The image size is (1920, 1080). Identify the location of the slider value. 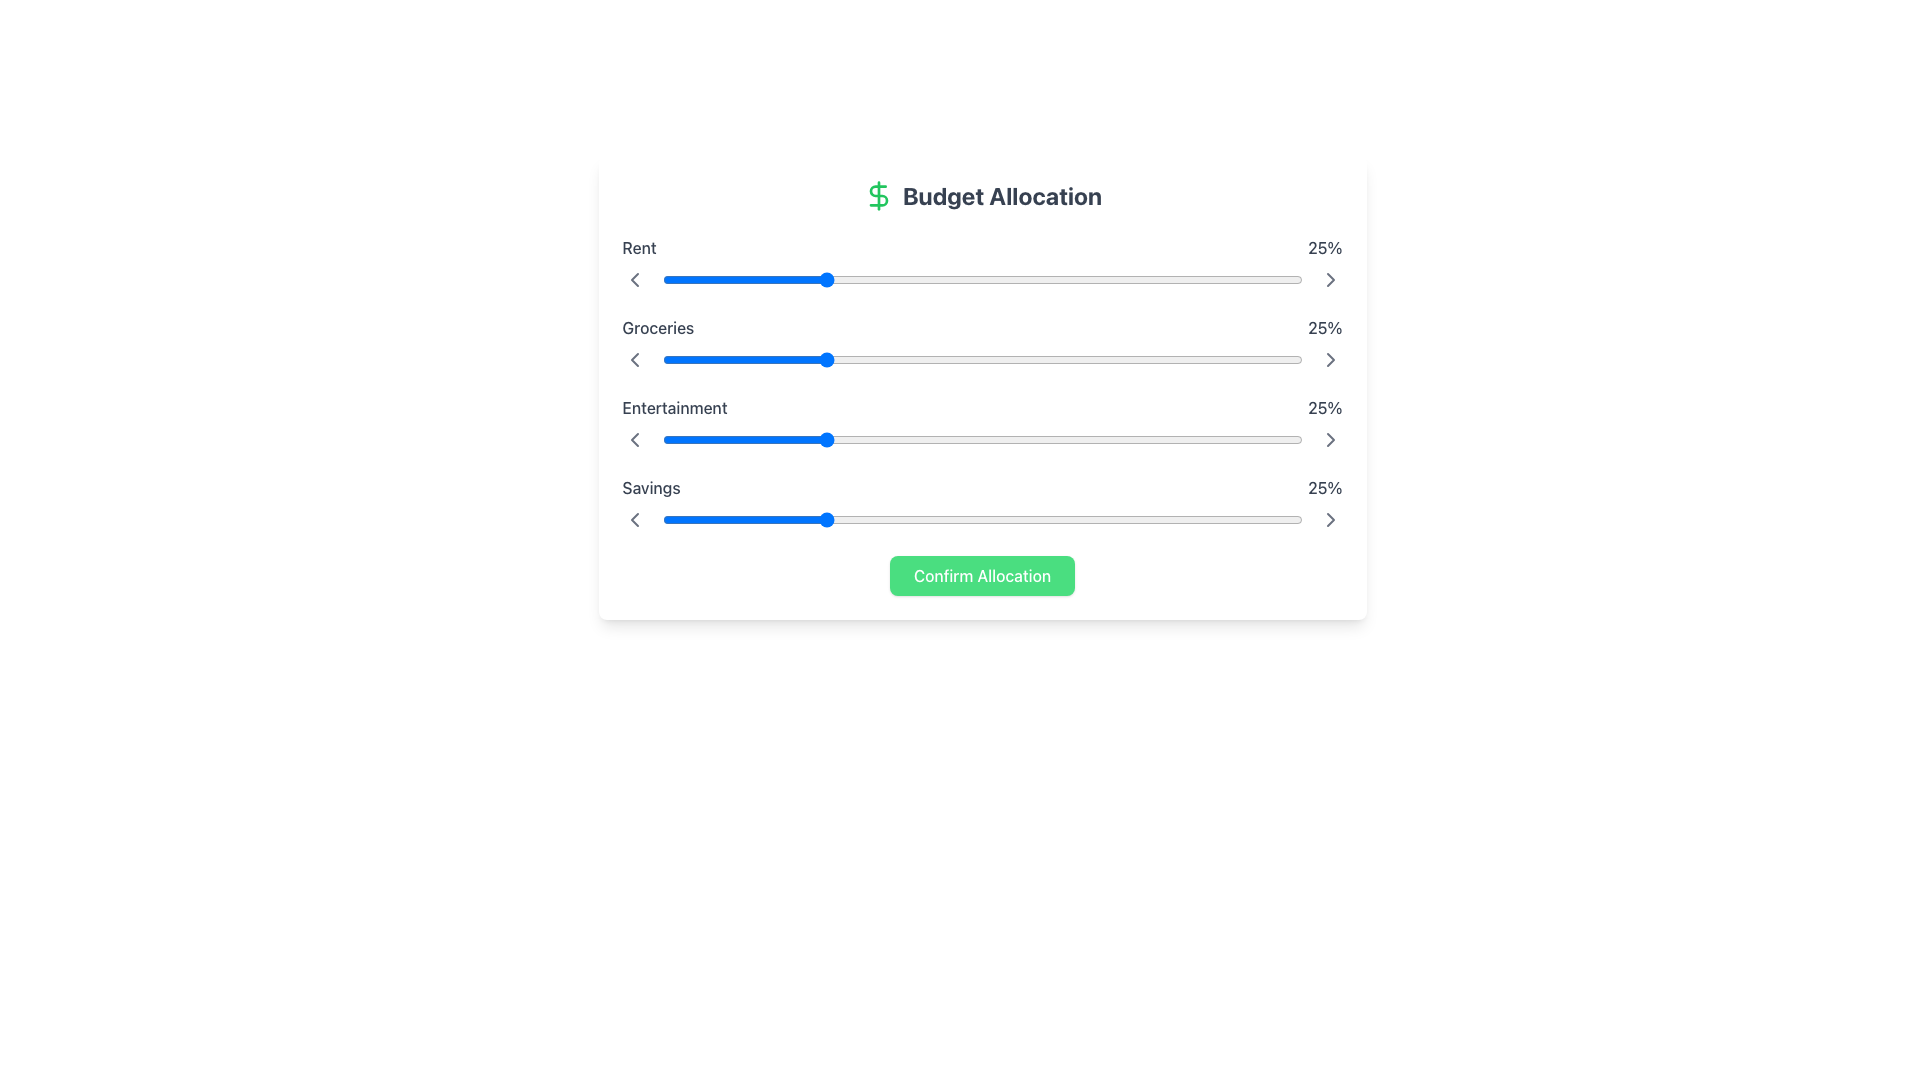
(963, 519).